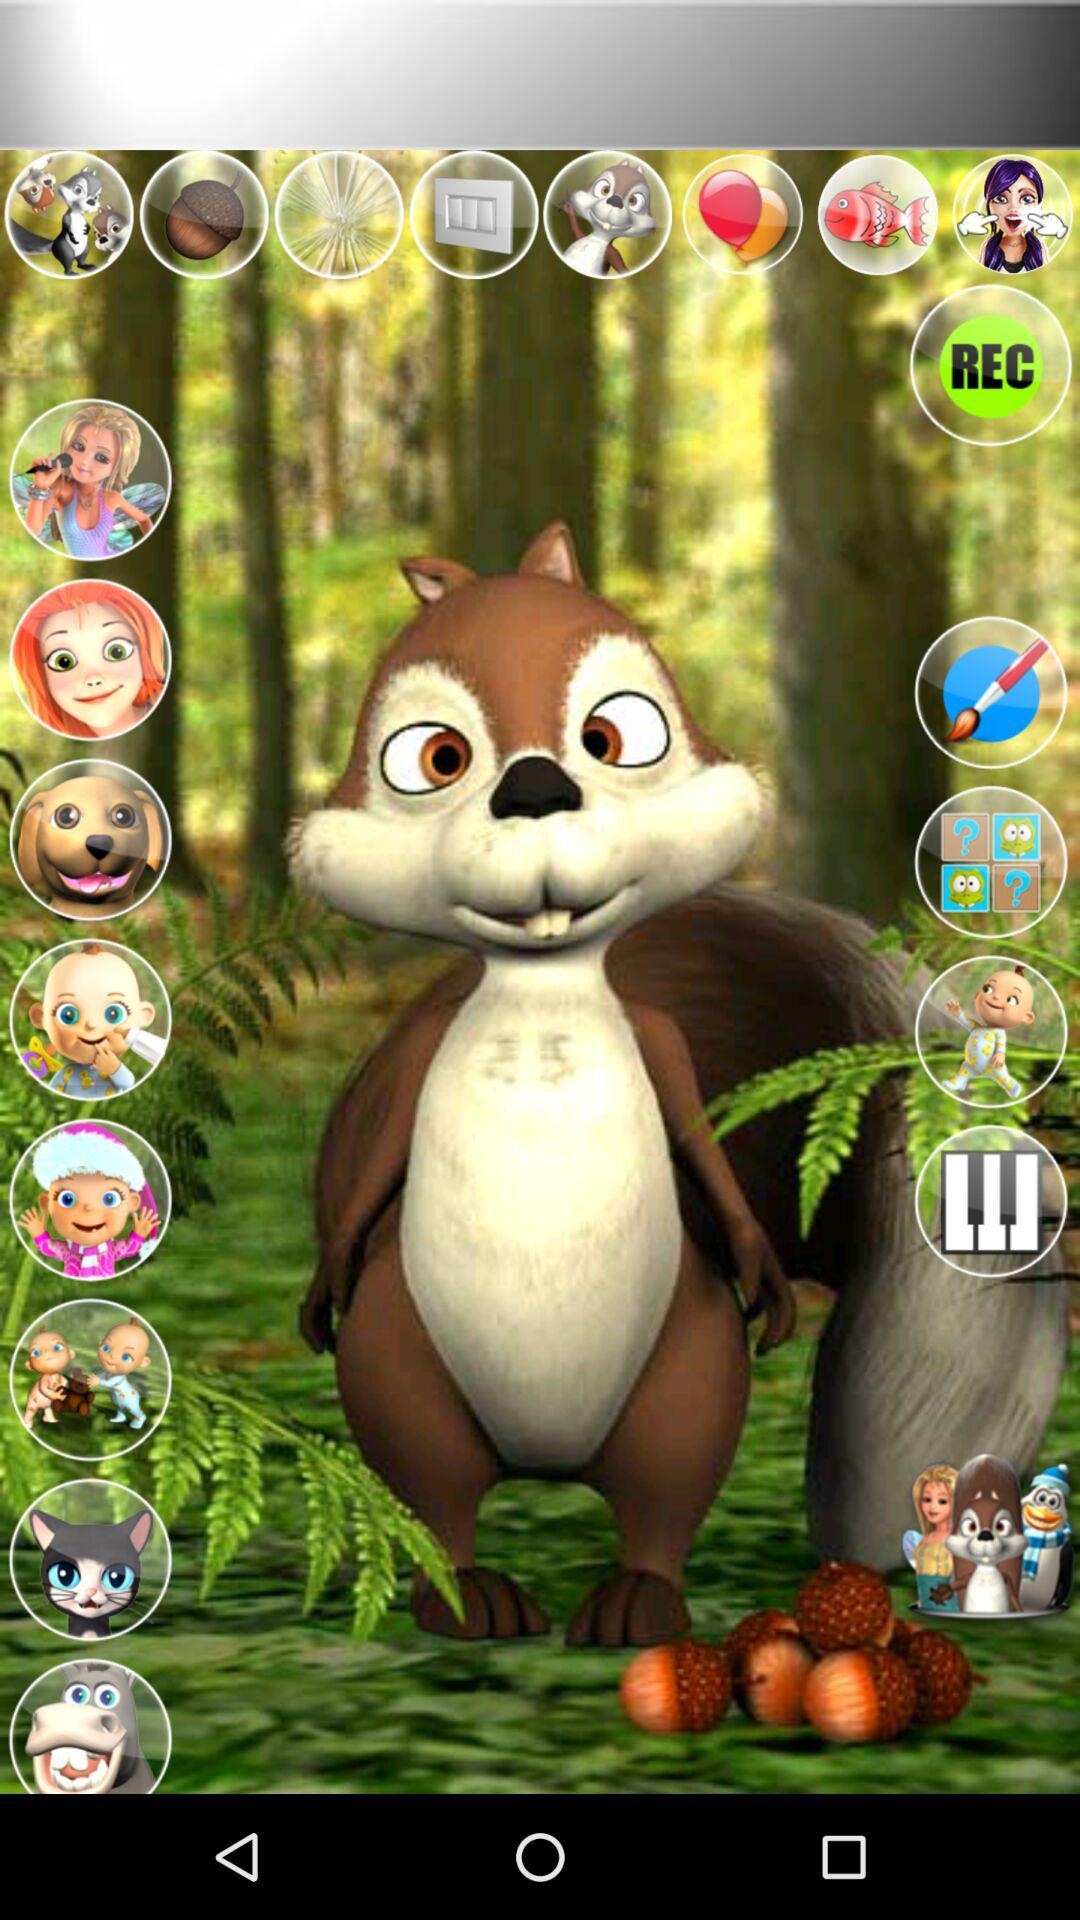  Describe the element at coordinates (88, 653) in the screenshot. I see `red hair female filter` at that location.